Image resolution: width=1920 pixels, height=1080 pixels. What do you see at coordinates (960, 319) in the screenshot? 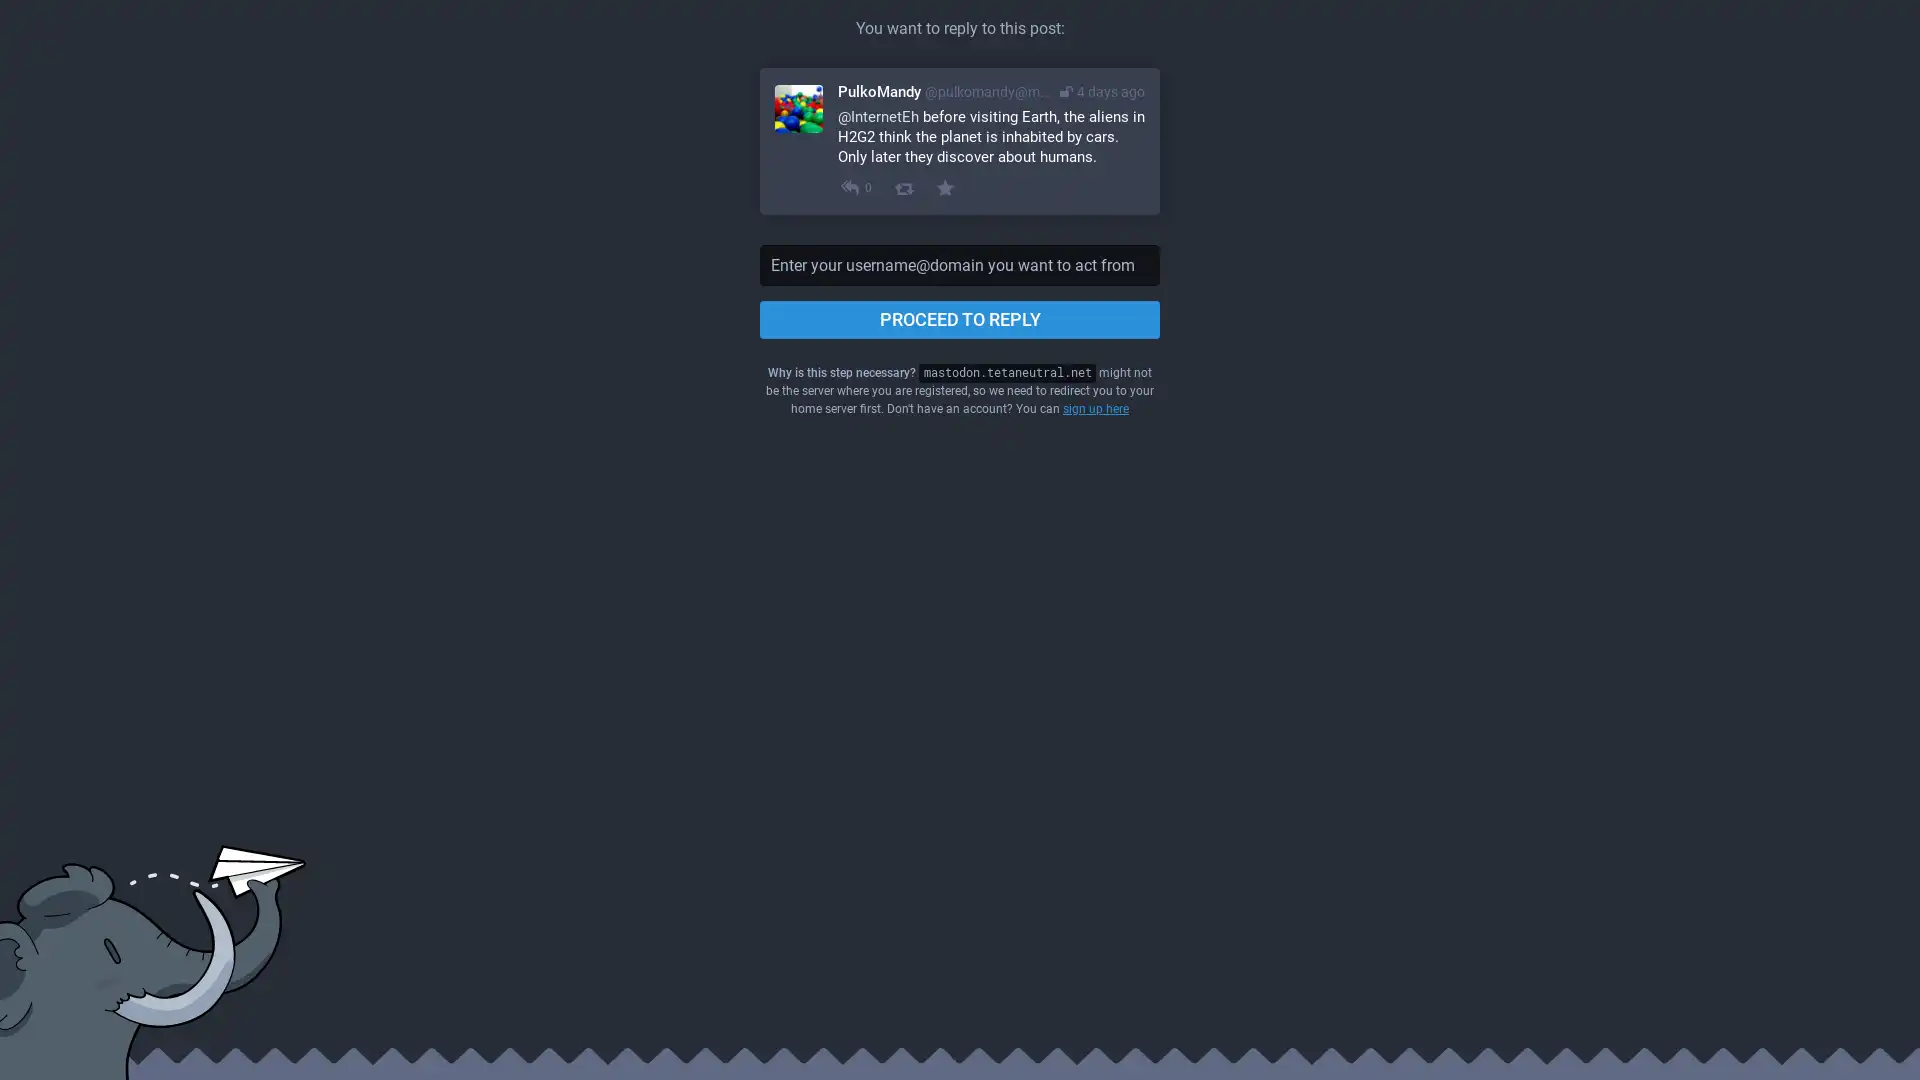
I see `PROCEED TO REPLY` at bounding box center [960, 319].